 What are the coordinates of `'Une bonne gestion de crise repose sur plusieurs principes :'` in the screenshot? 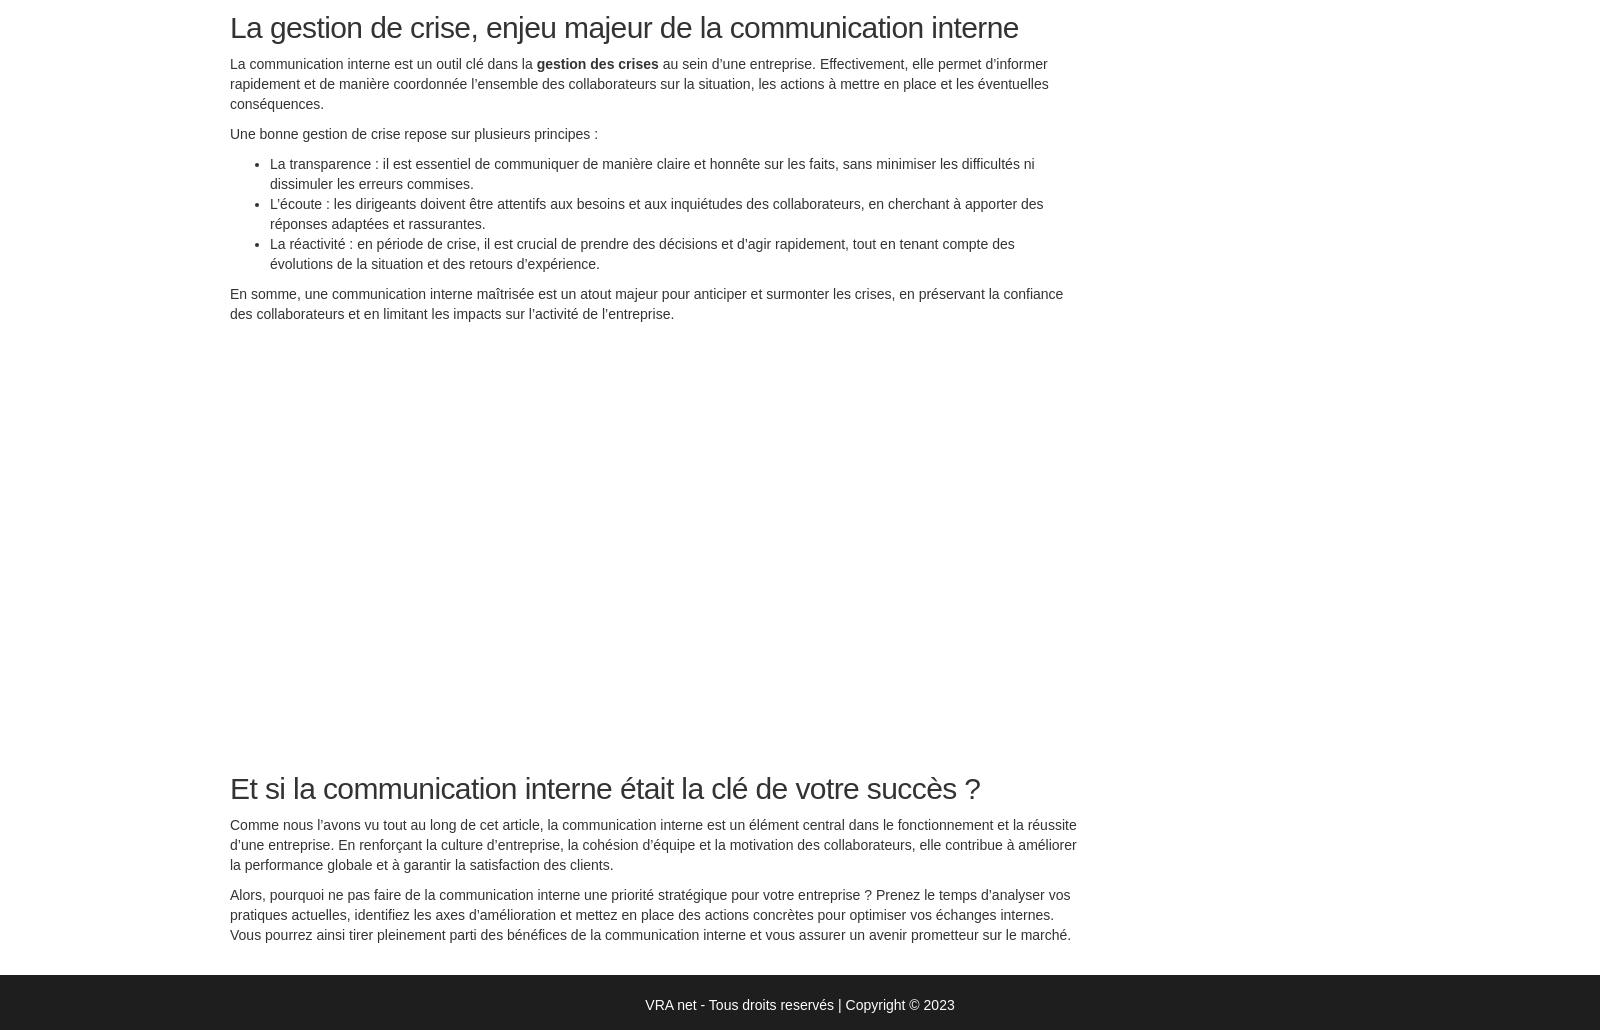 It's located at (413, 137).